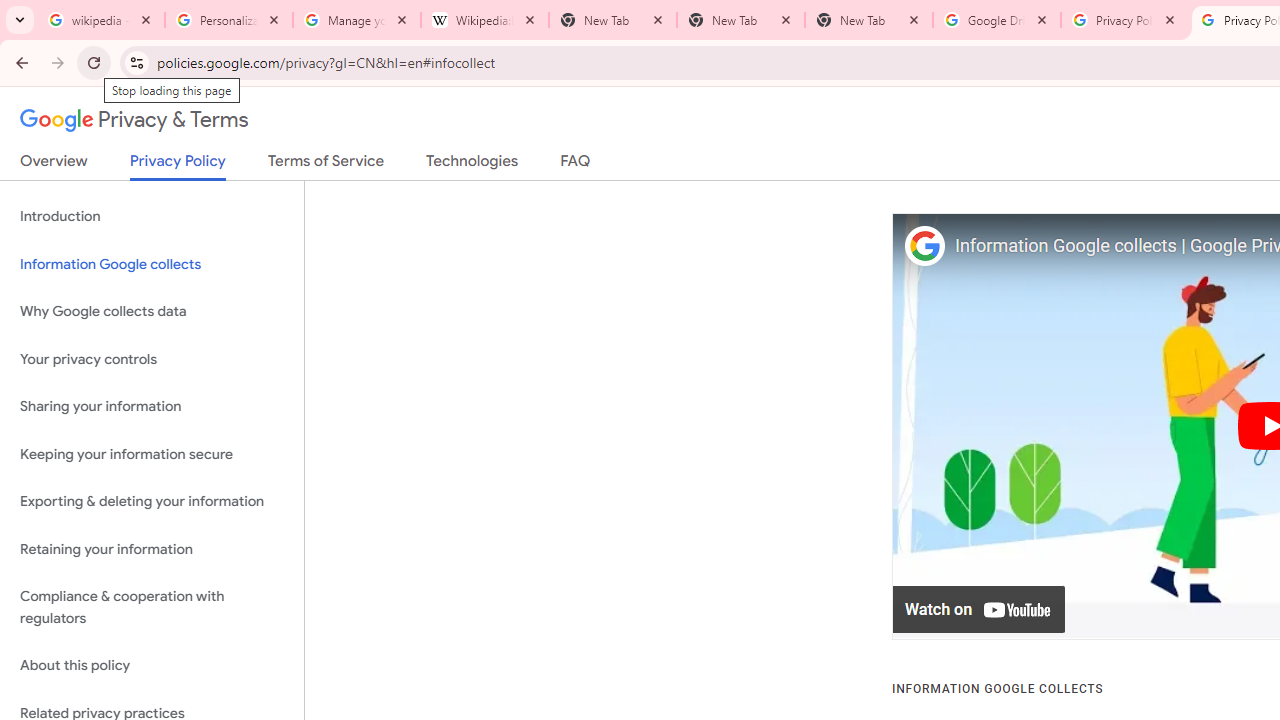 Image resolution: width=1280 pixels, height=720 pixels. Describe the element at coordinates (151, 358) in the screenshot. I see `'Your privacy controls'` at that location.